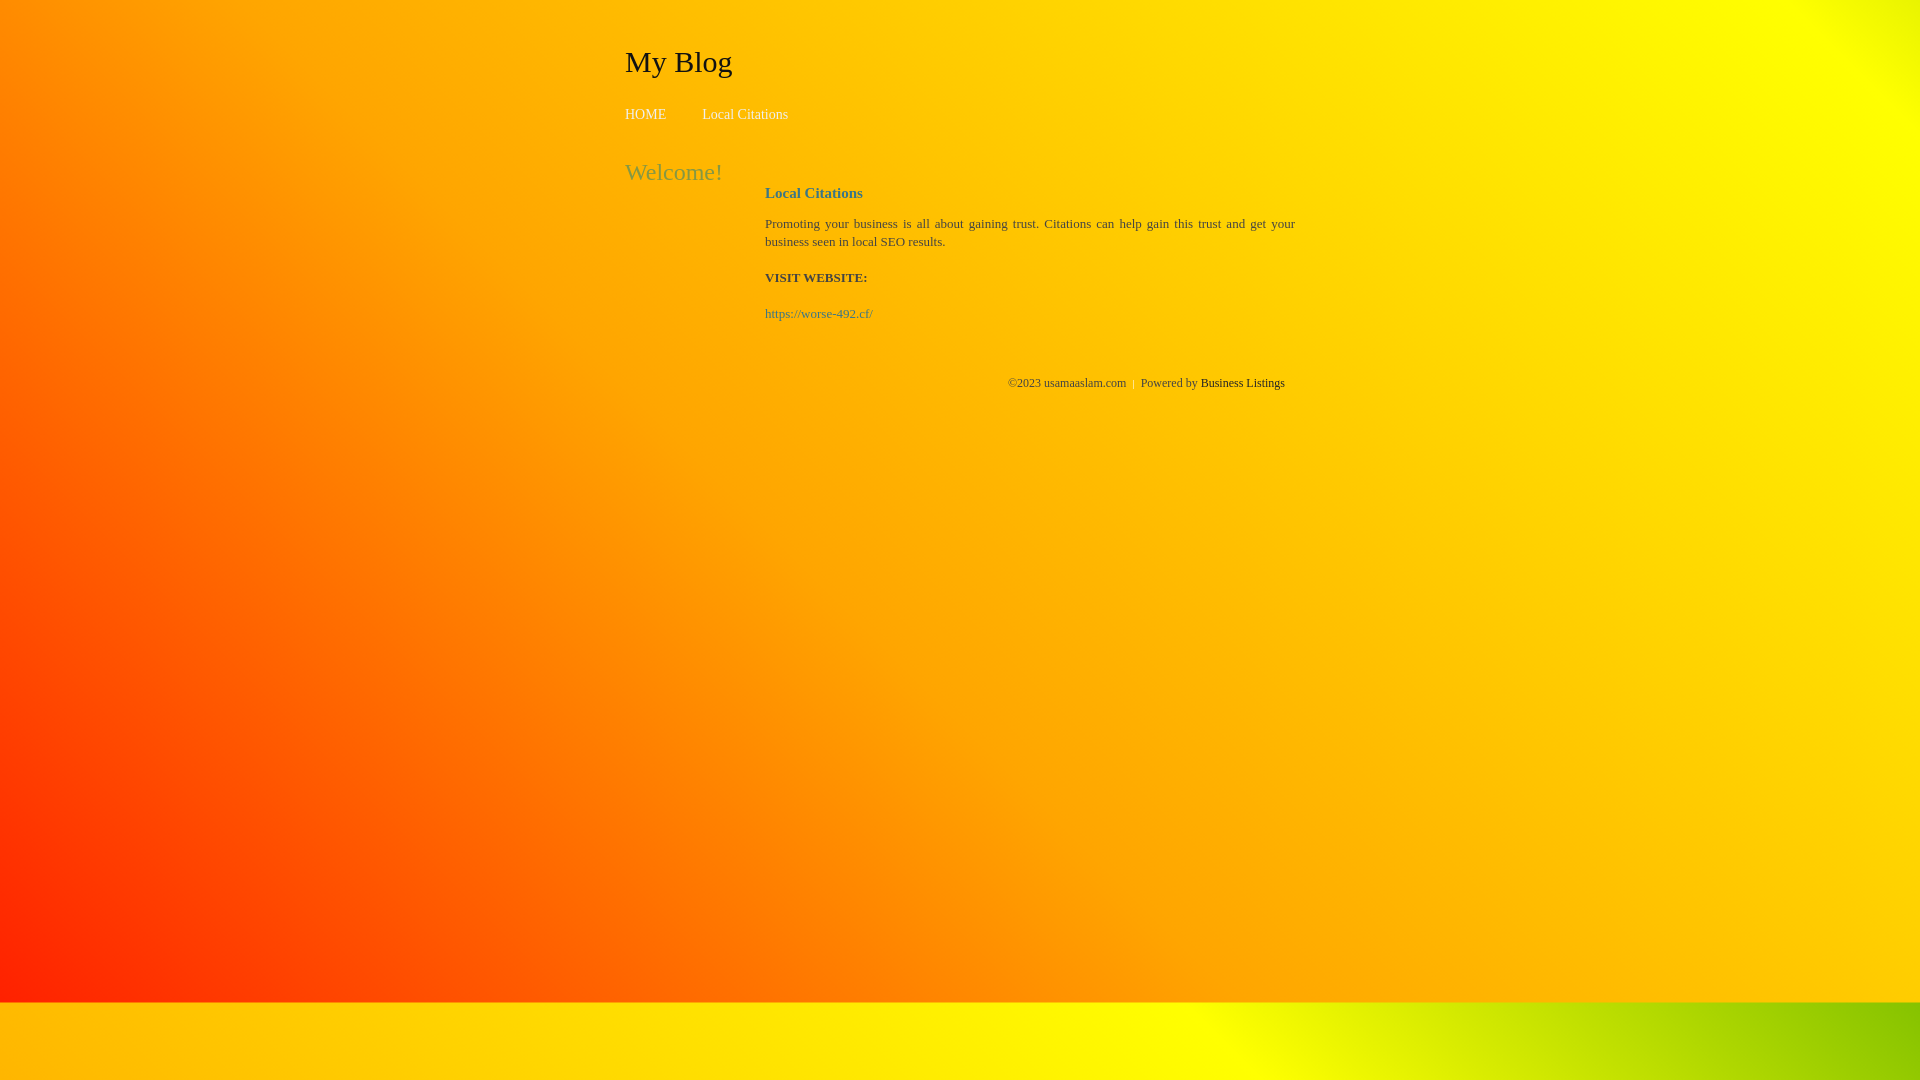 The width and height of the screenshot is (1920, 1080). What do you see at coordinates (645, 114) in the screenshot?
I see `'HOME'` at bounding box center [645, 114].